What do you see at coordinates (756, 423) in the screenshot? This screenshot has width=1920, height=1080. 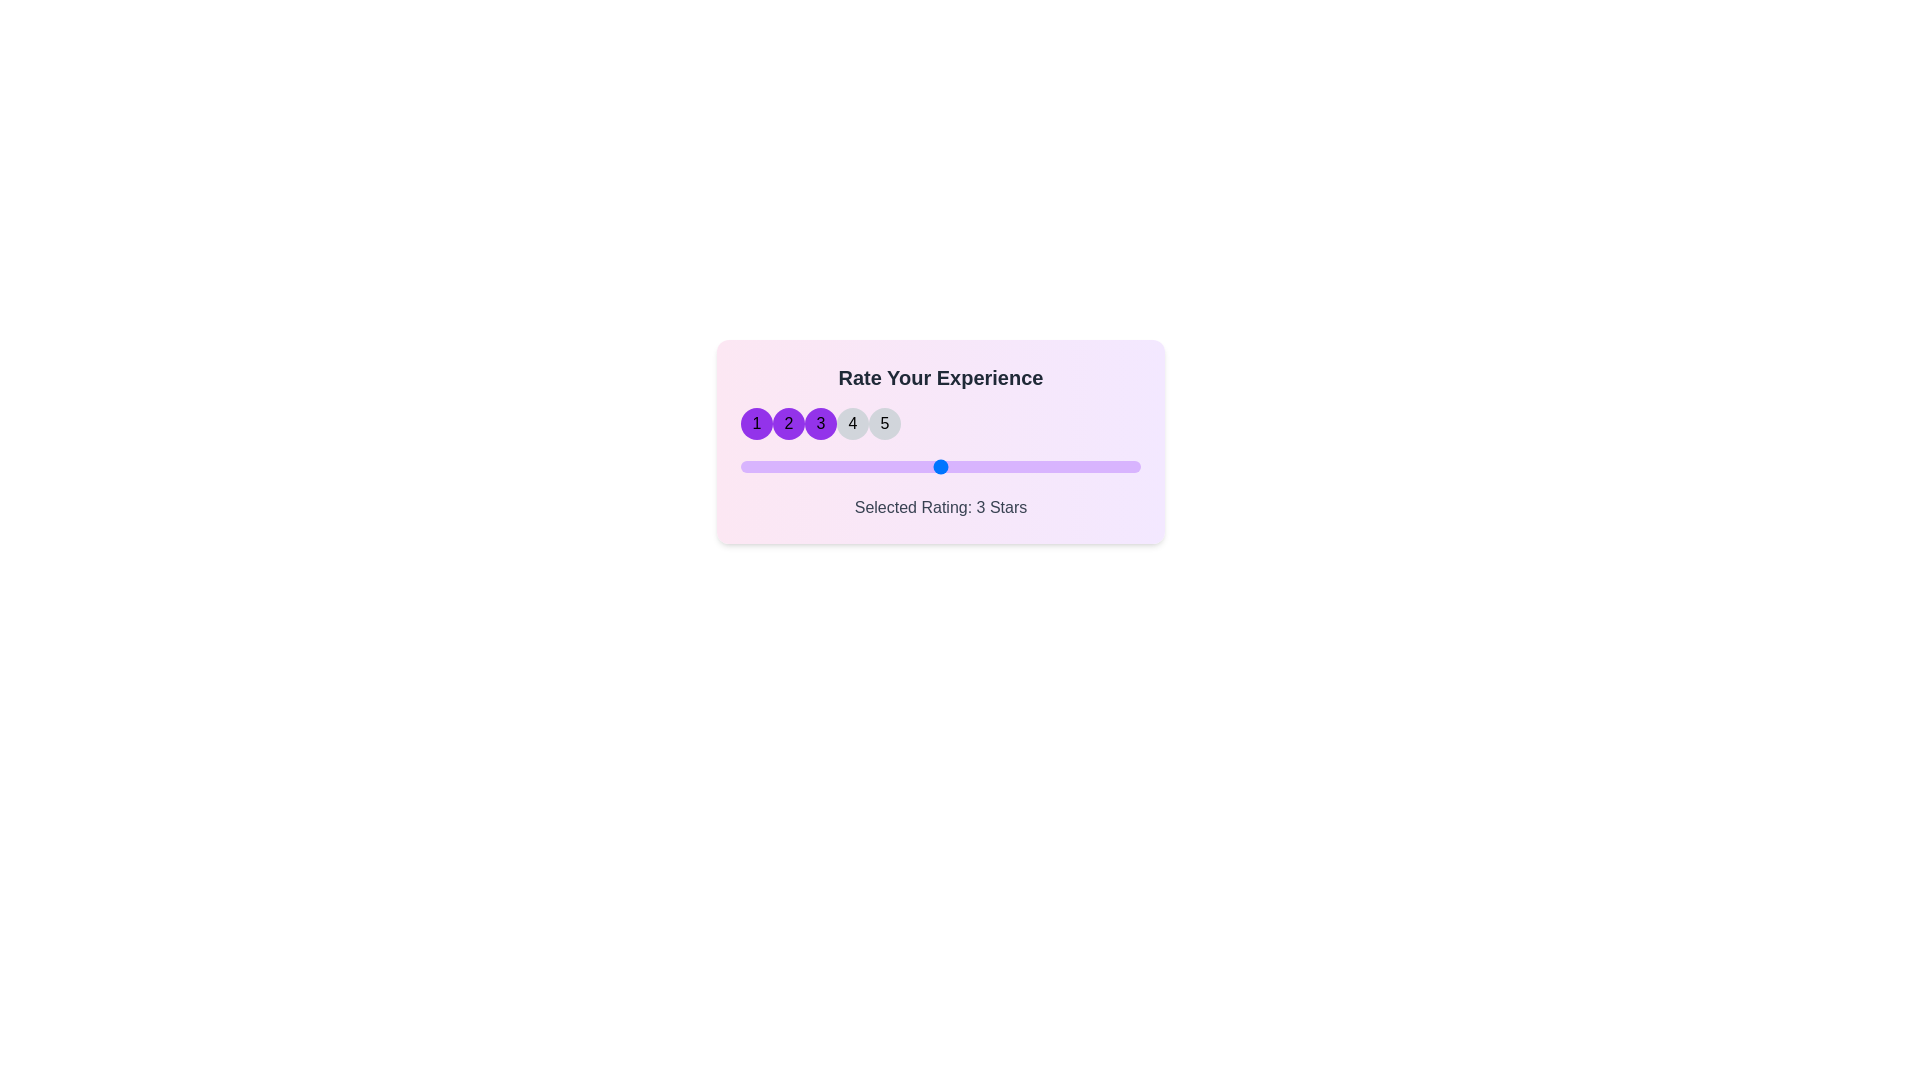 I see `the star corresponding to 1 to set the rating` at bounding box center [756, 423].